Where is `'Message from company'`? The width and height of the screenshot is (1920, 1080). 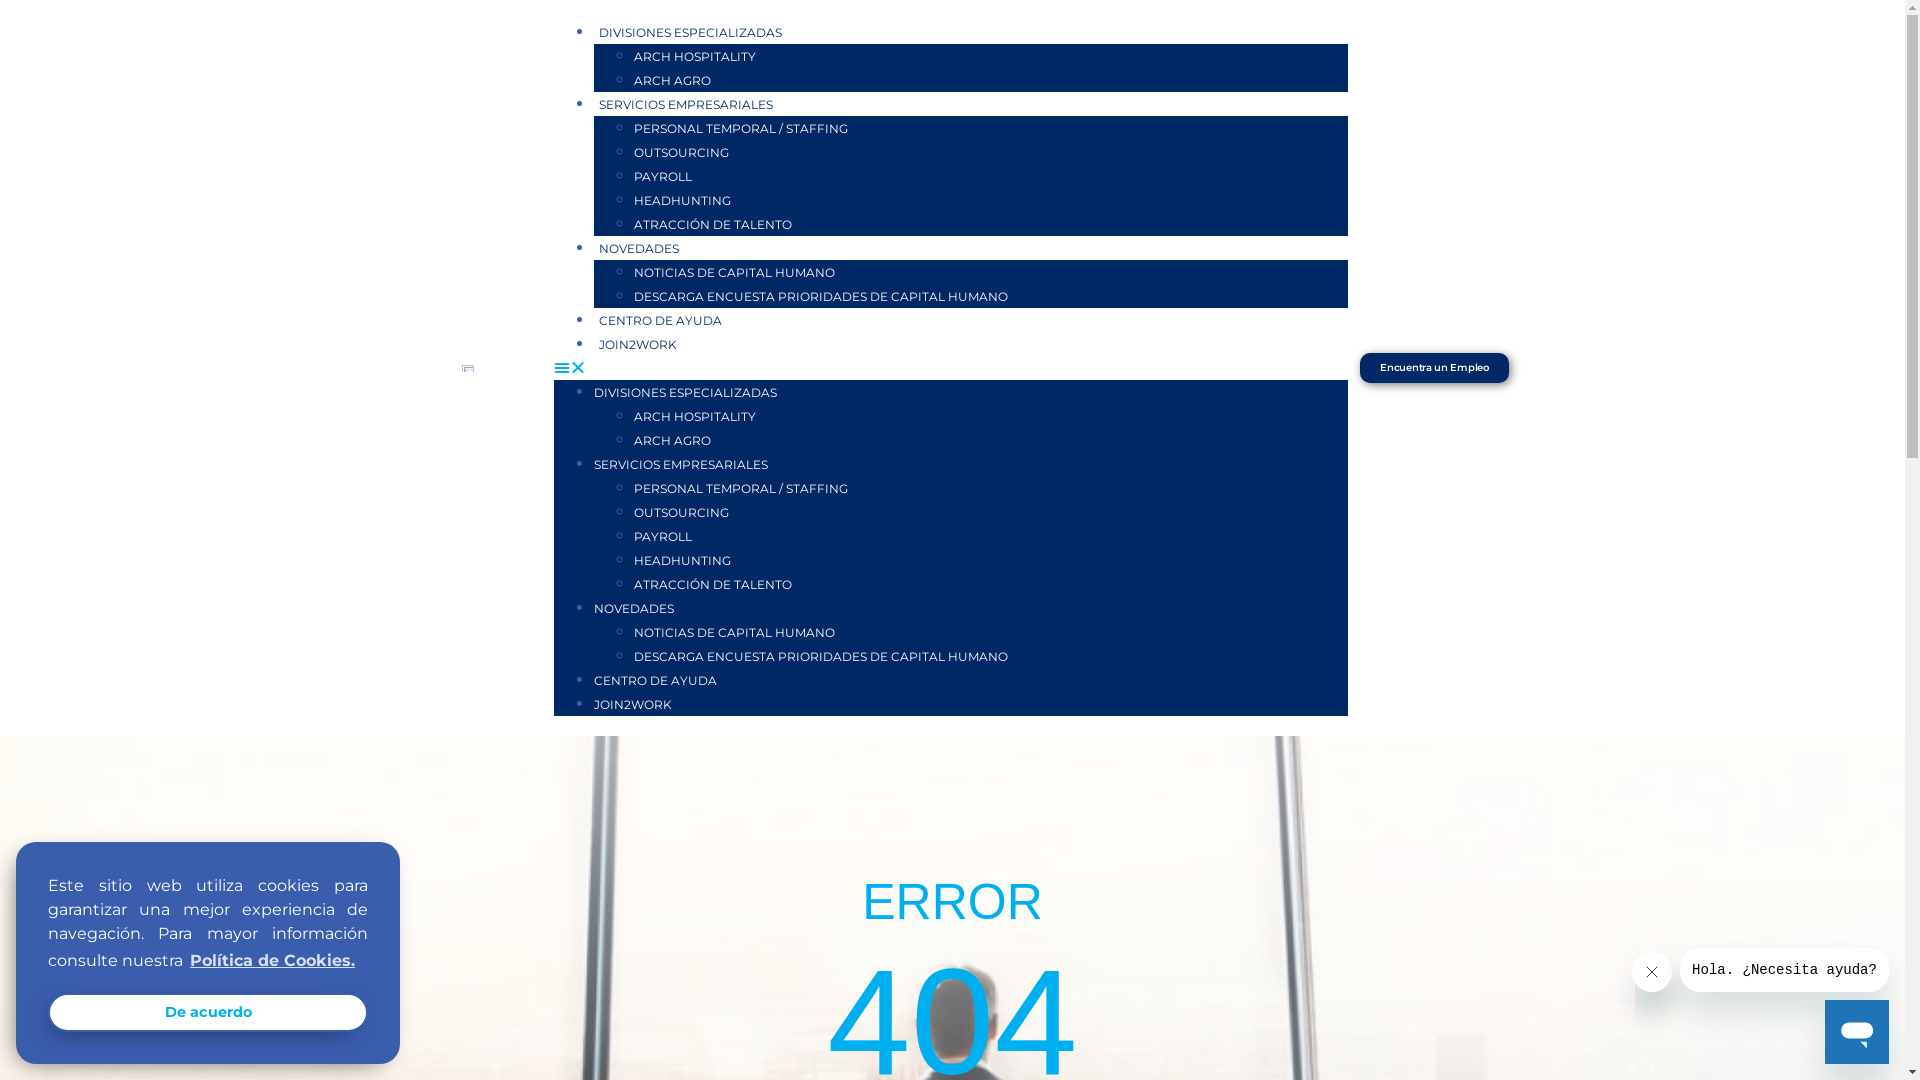
'Message from company' is located at coordinates (1784, 968).